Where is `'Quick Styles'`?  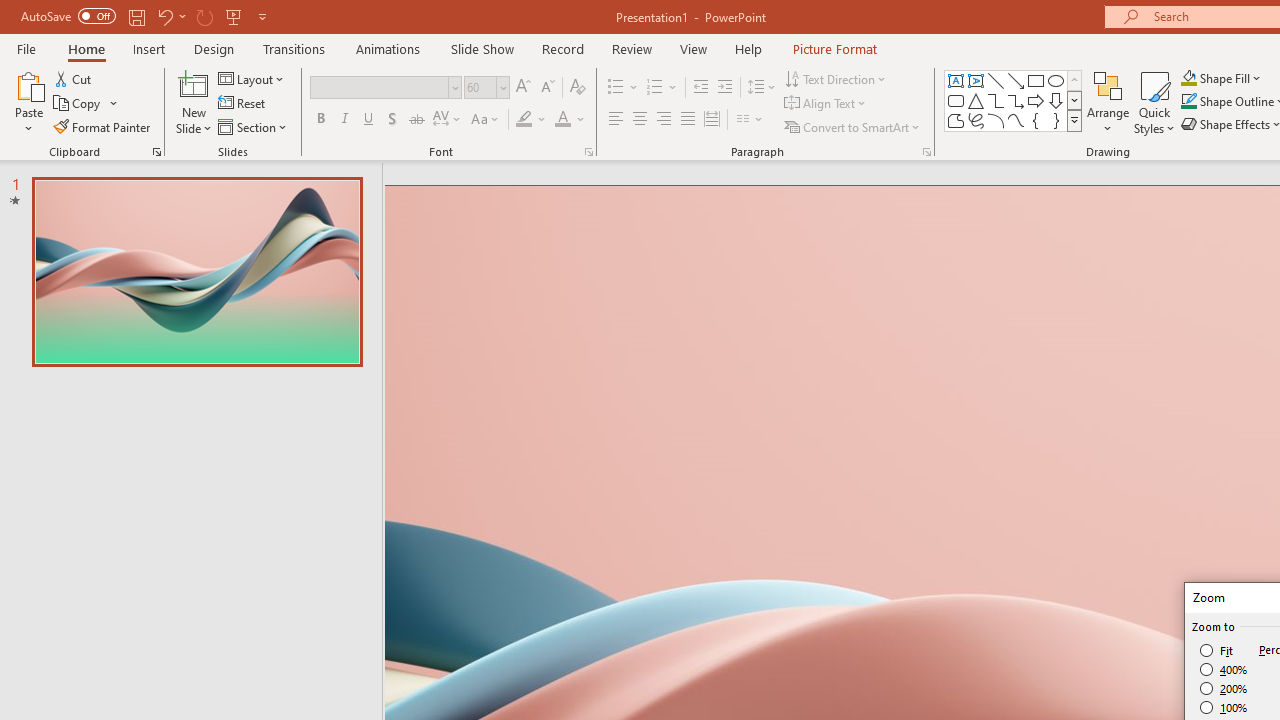 'Quick Styles' is located at coordinates (1154, 103).